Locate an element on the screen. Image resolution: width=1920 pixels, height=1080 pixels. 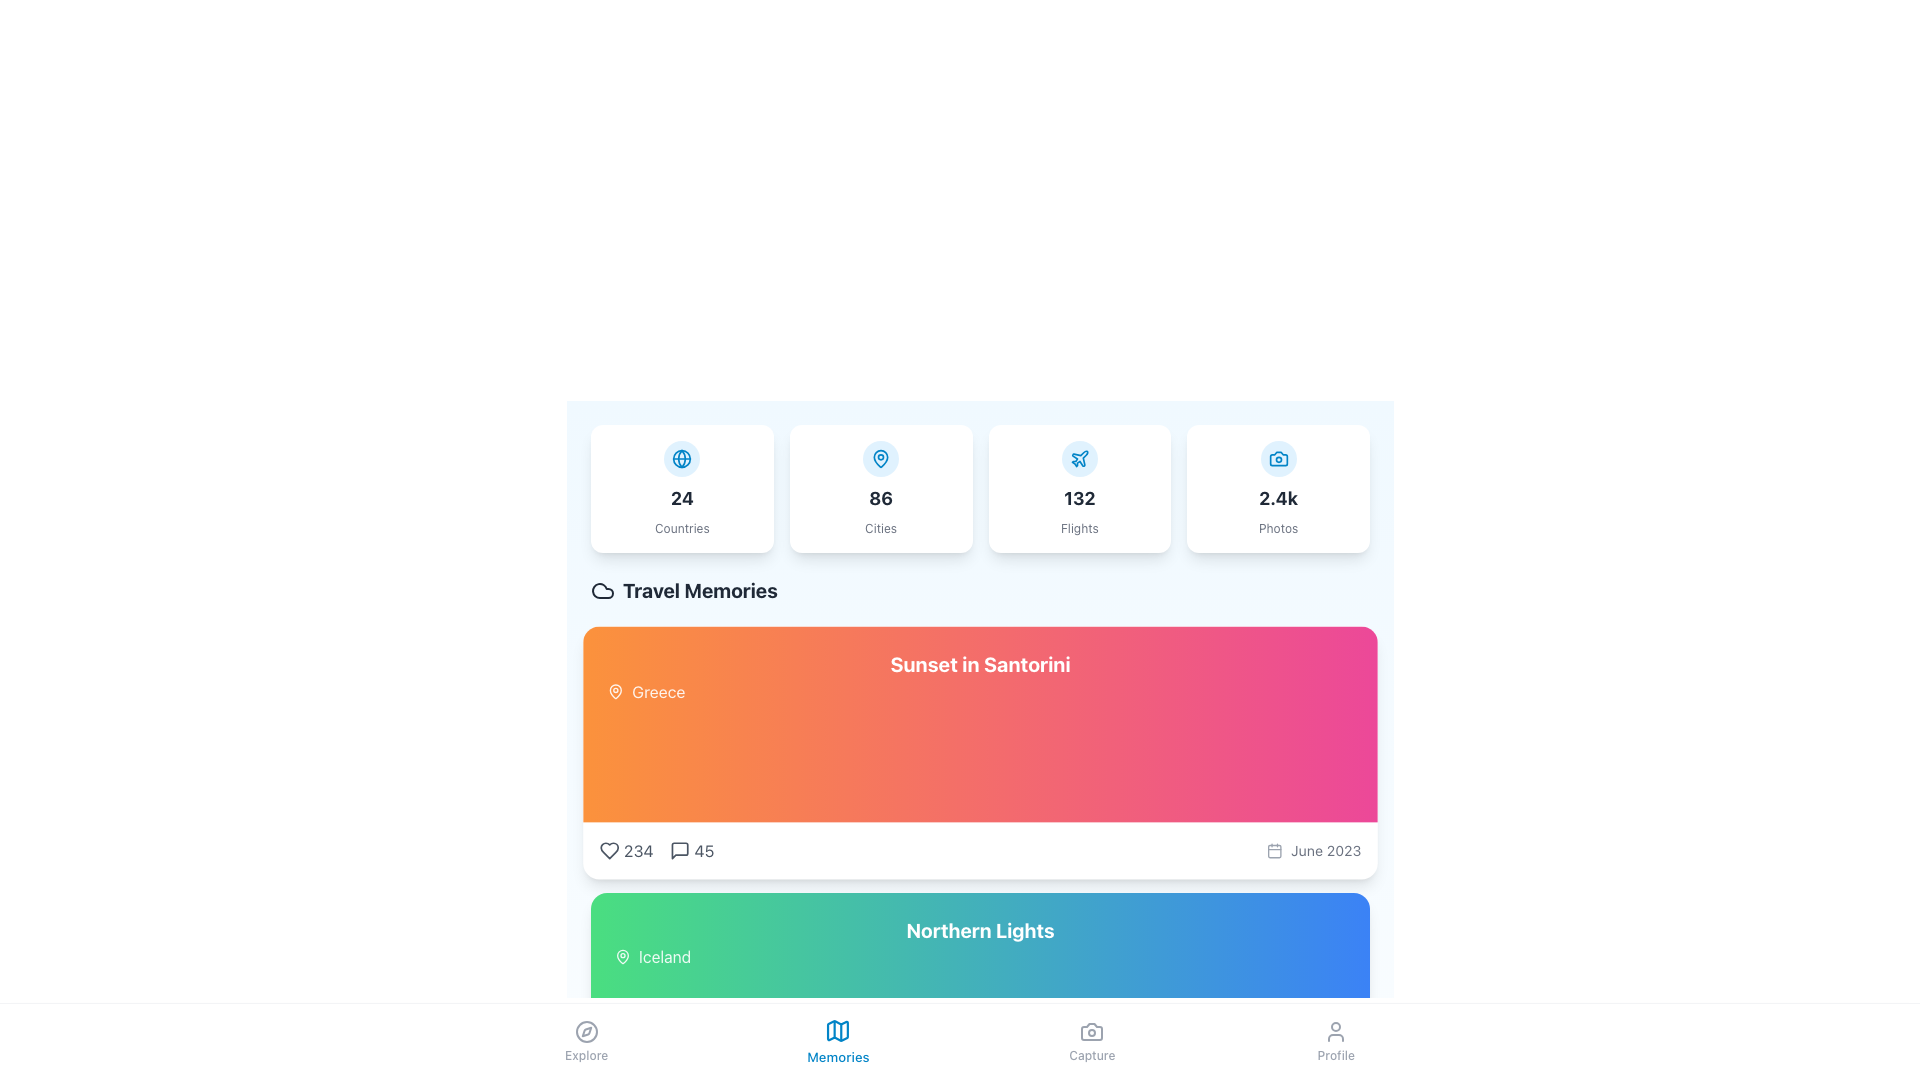
the camera icon associated with the 'Capture' text label located in the bottom navigation bar is located at coordinates (1091, 1055).